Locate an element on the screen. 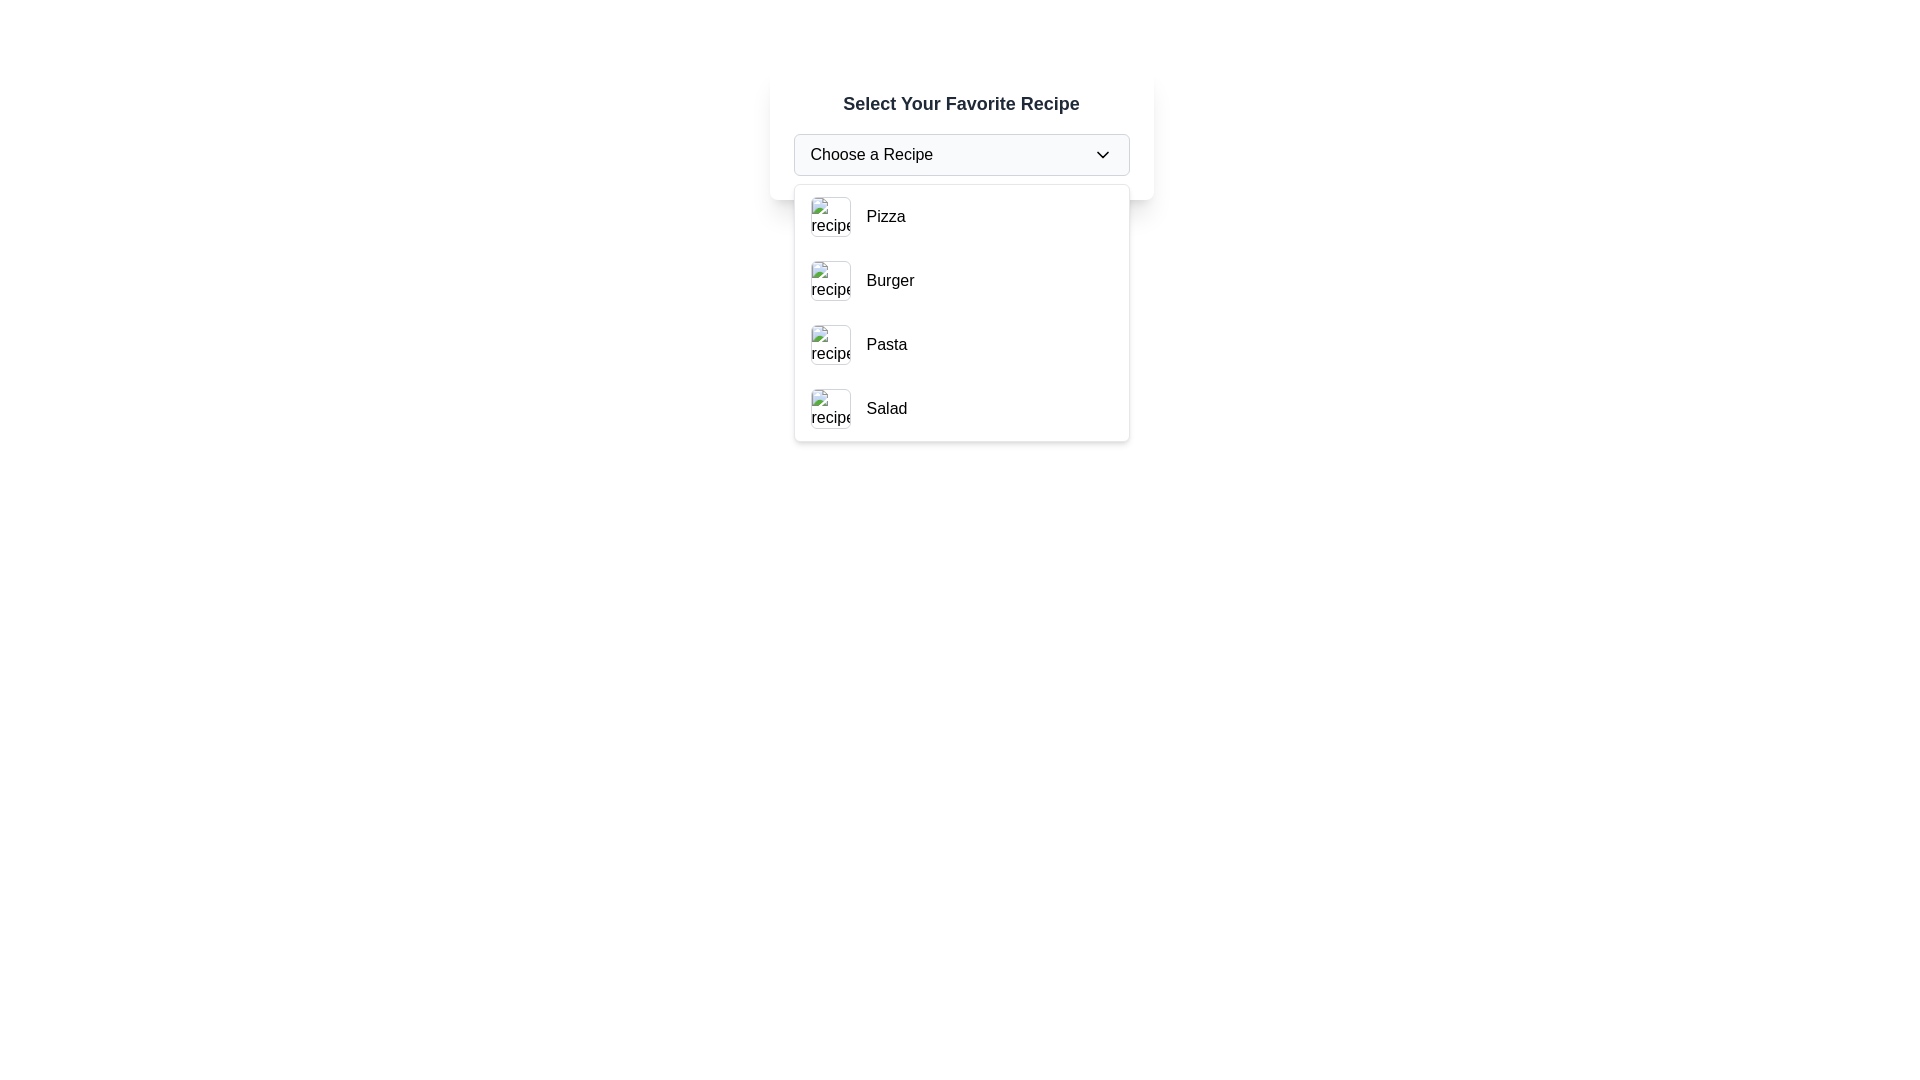 This screenshot has width=1920, height=1080. to select the 'Burger' option from the dropdown menu, which is the second item in the list, positioned below 'Pizza' and above 'Pasta' is located at coordinates (961, 281).